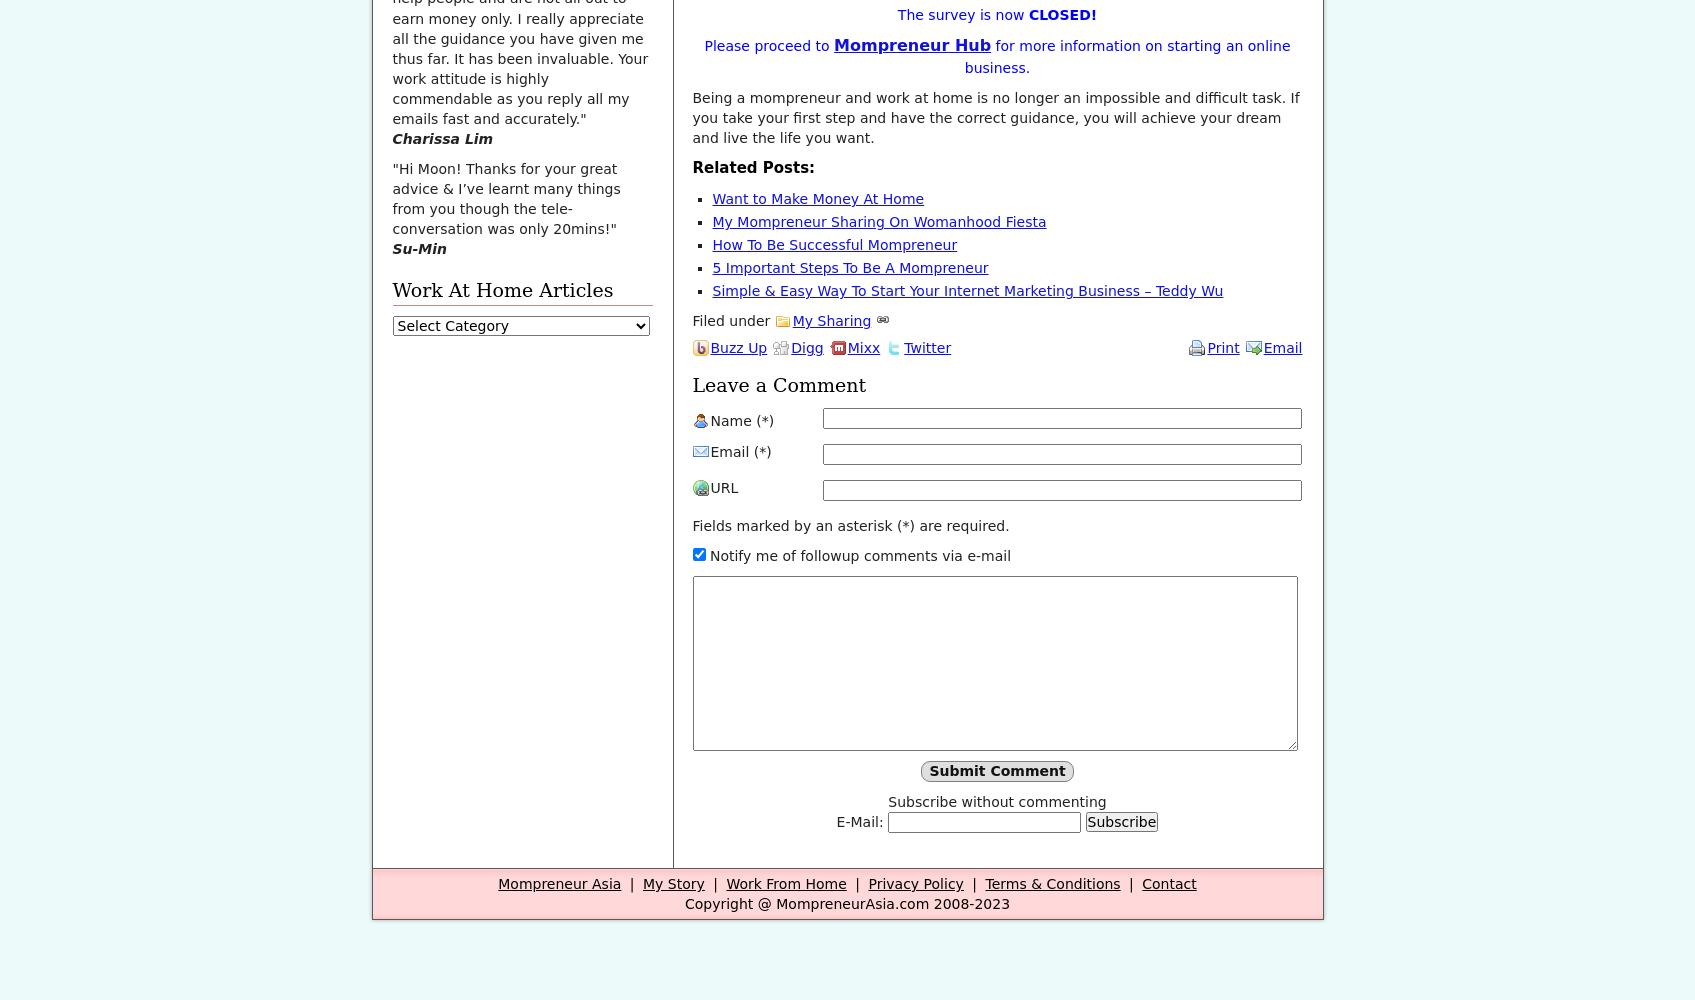 Image resolution: width=1695 pixels, height=1000 pixels. What do you see at coordinates (752, 167) in the screenshot?
I see `'Related Posts:'` at bounding box center [752, 167].